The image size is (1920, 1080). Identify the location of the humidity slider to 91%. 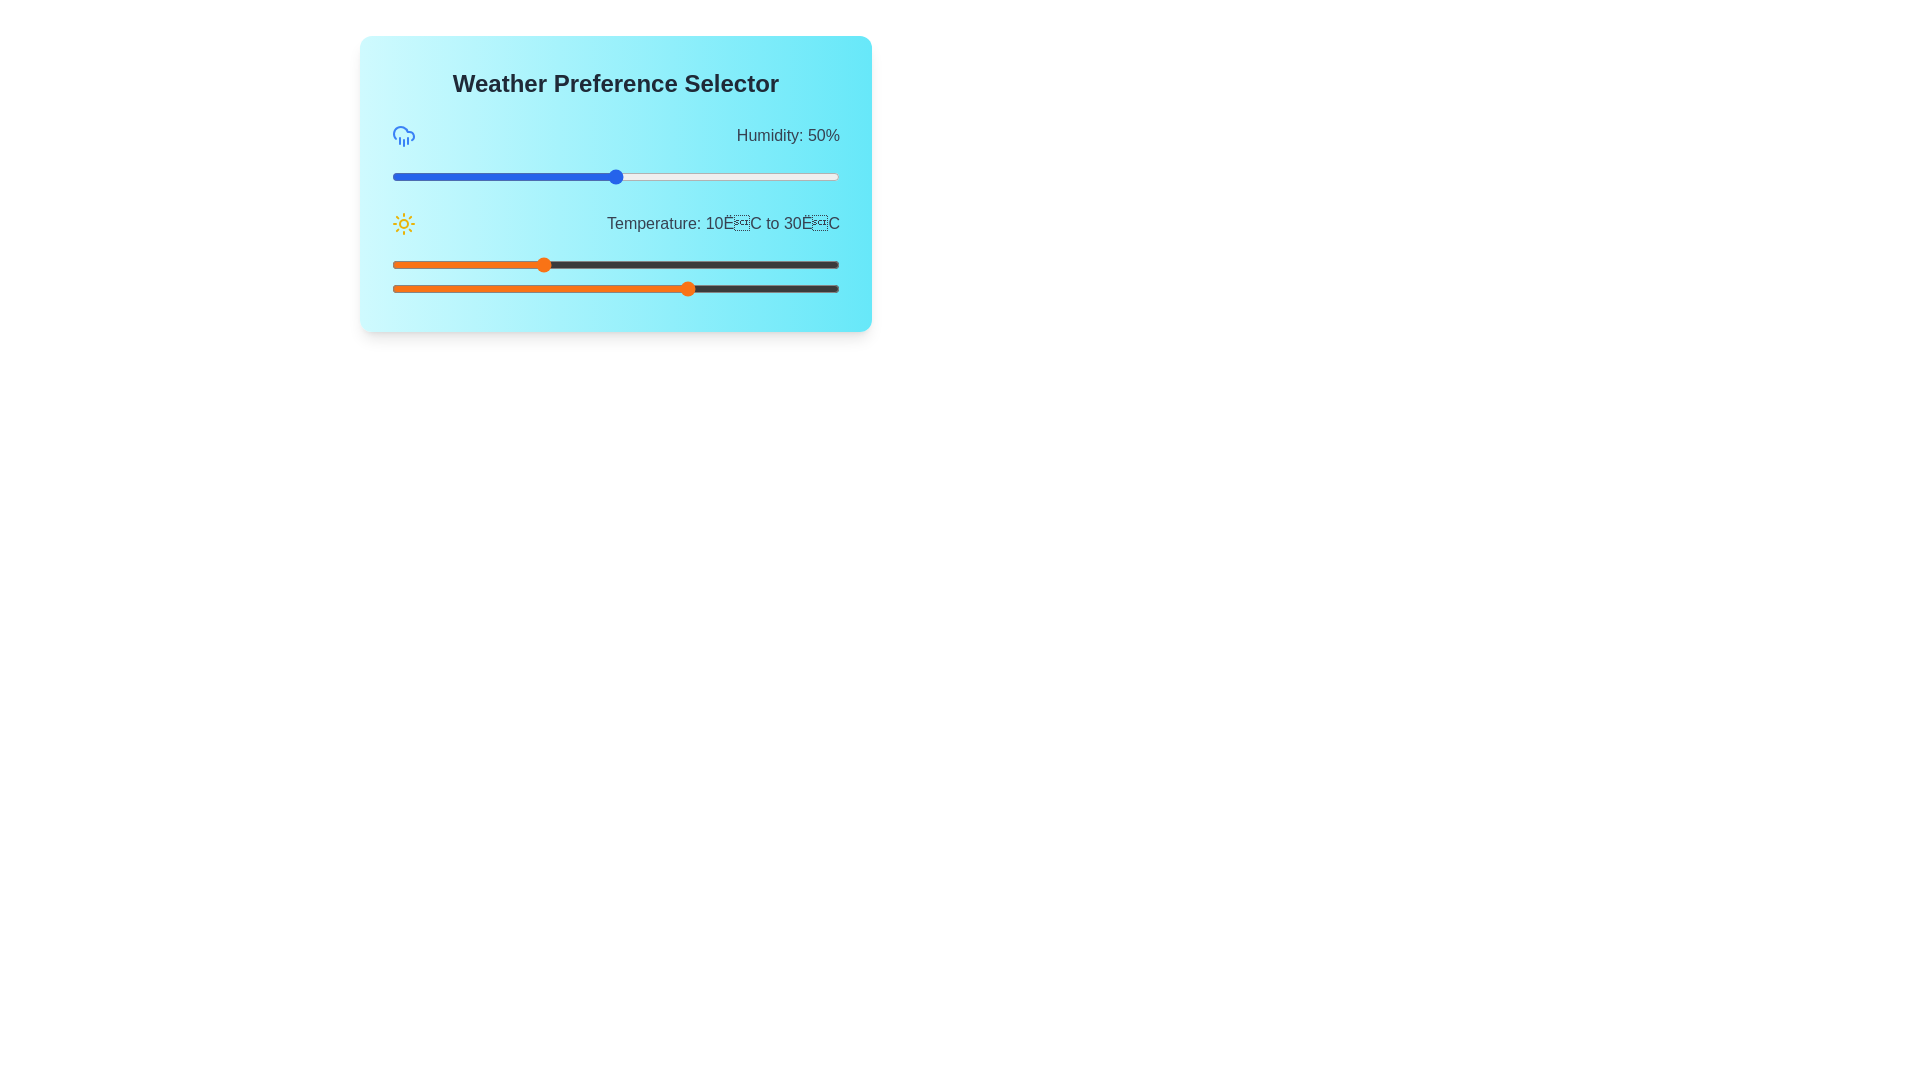
(798, 176).